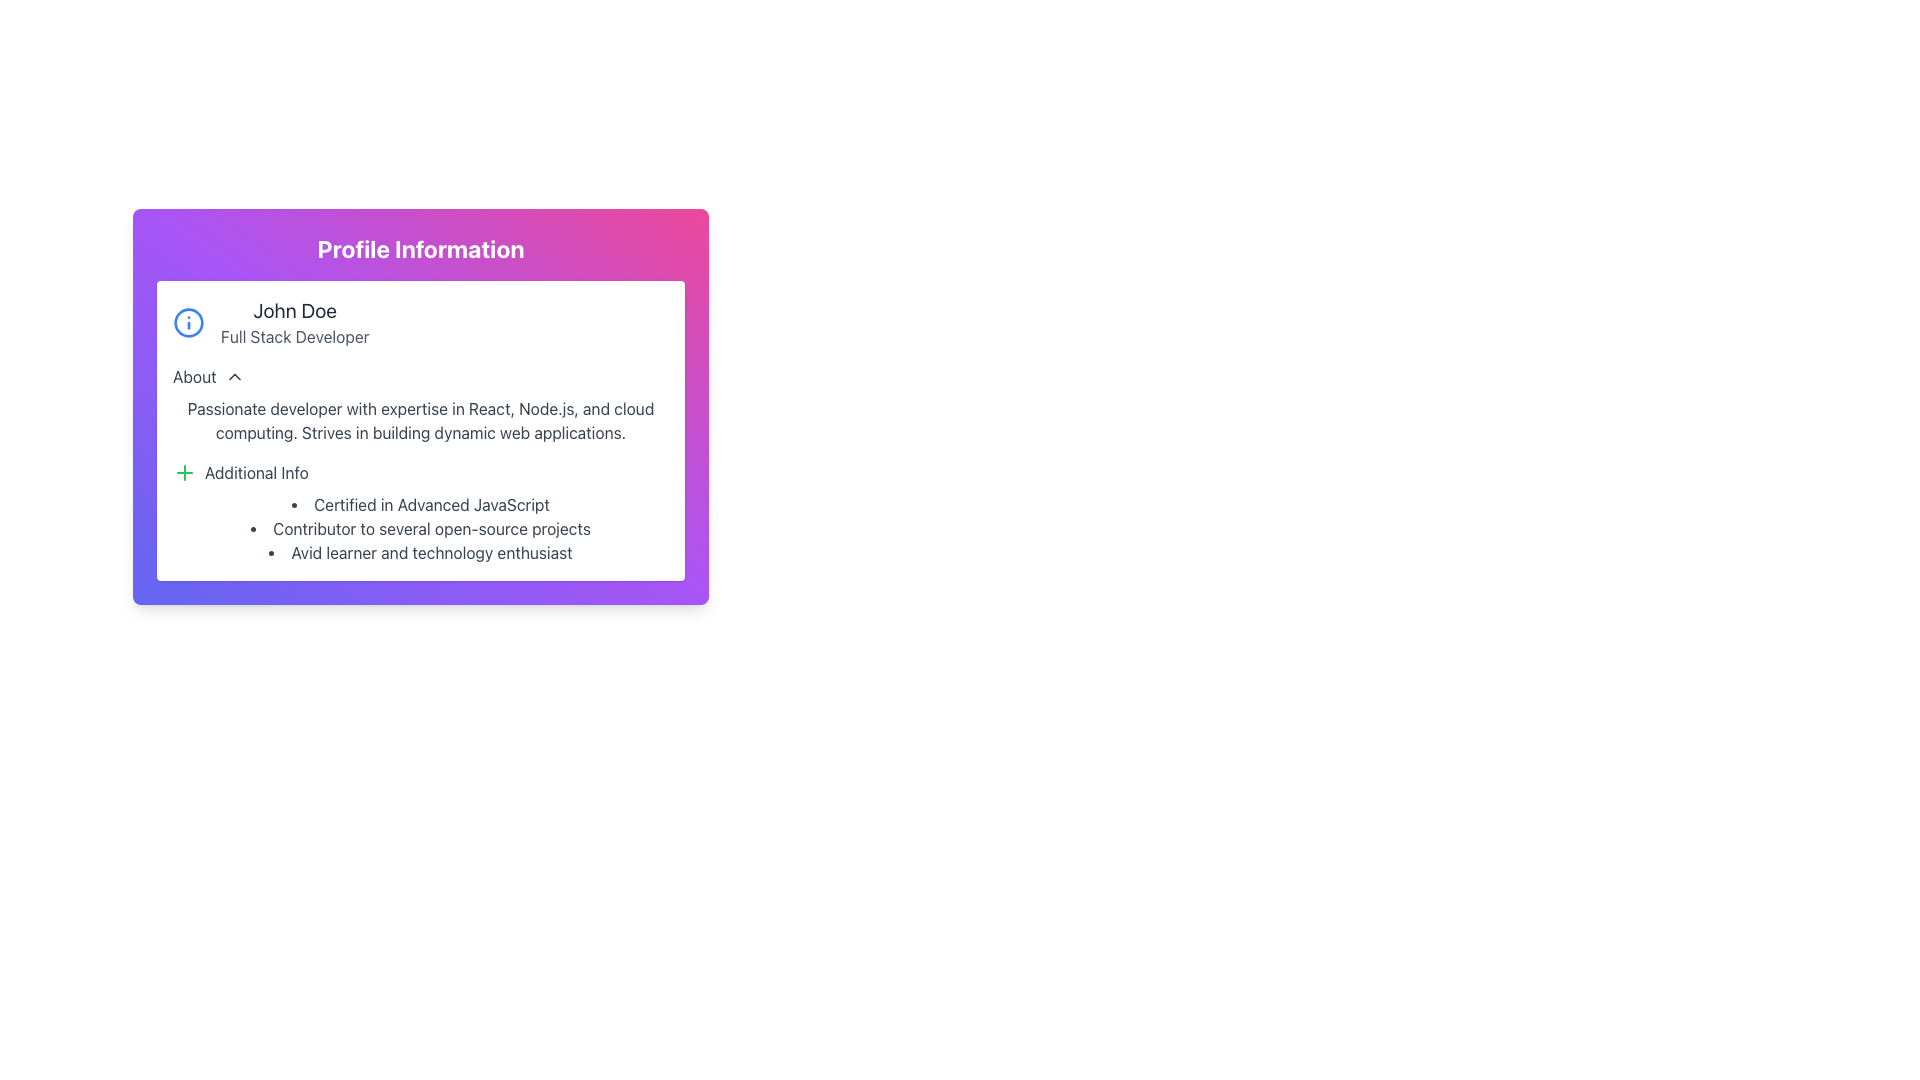  What do you see at coordinates (188, 322) in the screenshot?
I see `the blue circular icon enclosed within a blue circle outline located in the top-left corner of the 'Profile Information' section` at bounding box center [188, 322].